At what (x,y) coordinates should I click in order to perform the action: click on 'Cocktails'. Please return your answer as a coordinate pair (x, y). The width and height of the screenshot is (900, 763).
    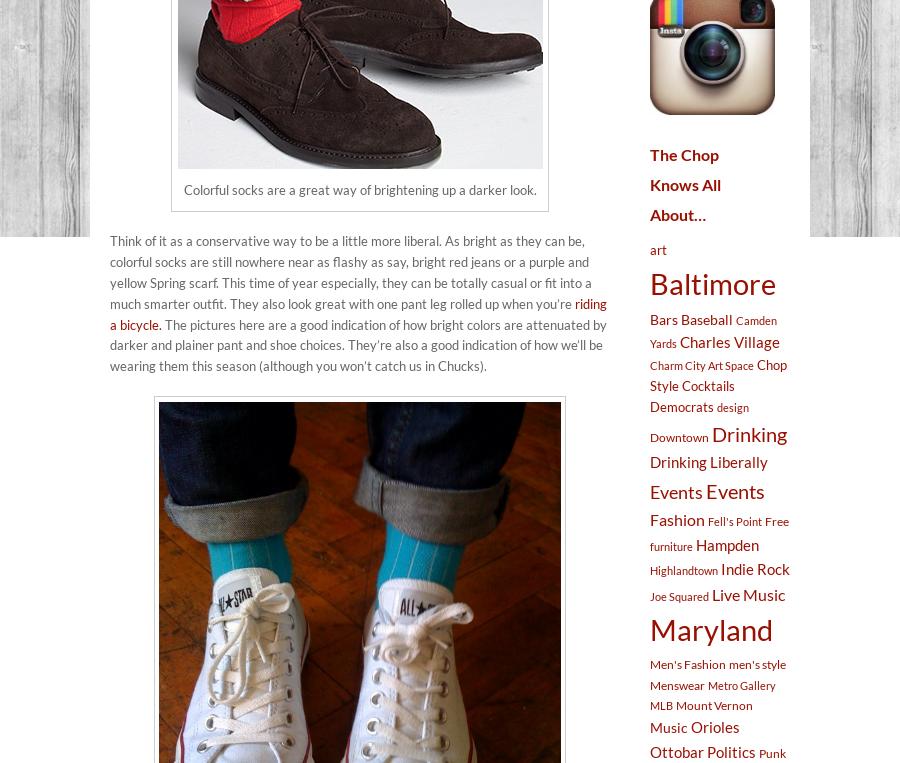
    Looking at the image, I should click on (707, 385).